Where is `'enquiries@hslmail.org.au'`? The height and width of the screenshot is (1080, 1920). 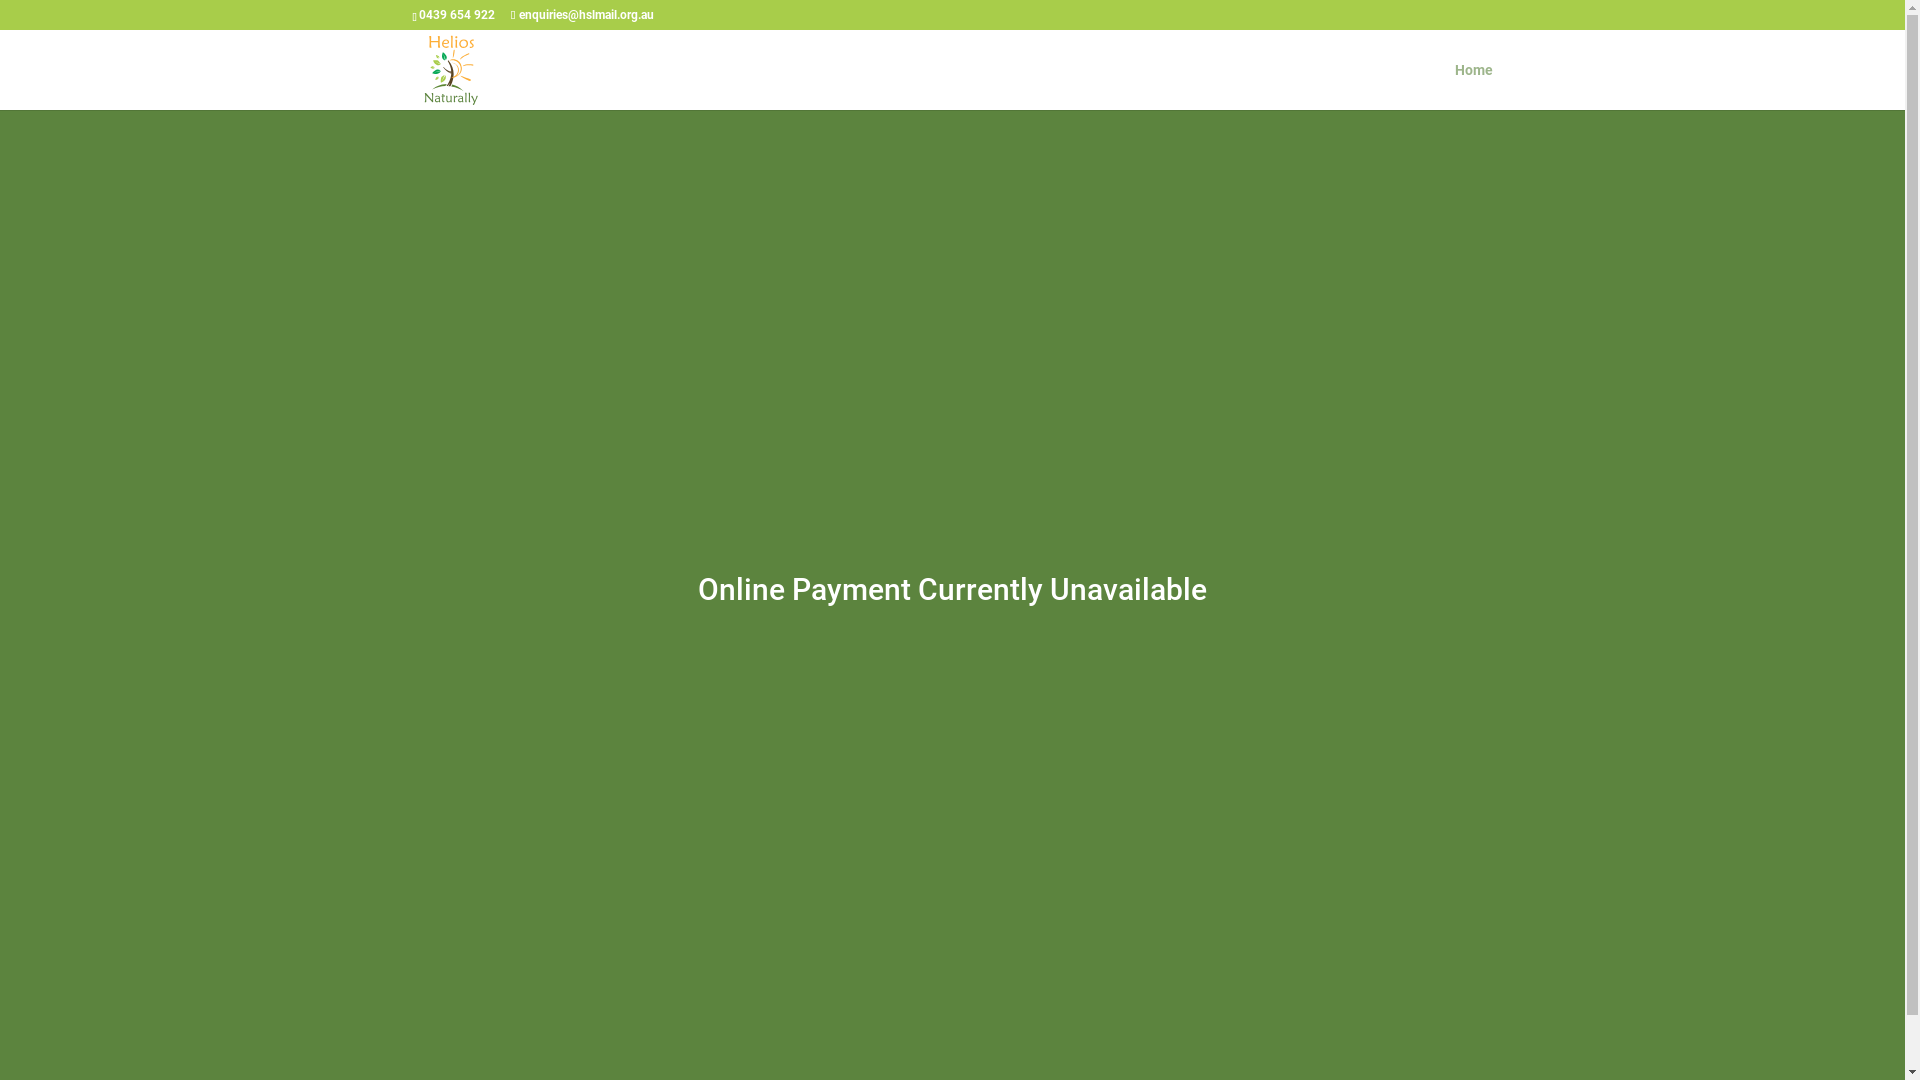
'enquiries@hslmail.org.au' is located at coordinates (581, 15).